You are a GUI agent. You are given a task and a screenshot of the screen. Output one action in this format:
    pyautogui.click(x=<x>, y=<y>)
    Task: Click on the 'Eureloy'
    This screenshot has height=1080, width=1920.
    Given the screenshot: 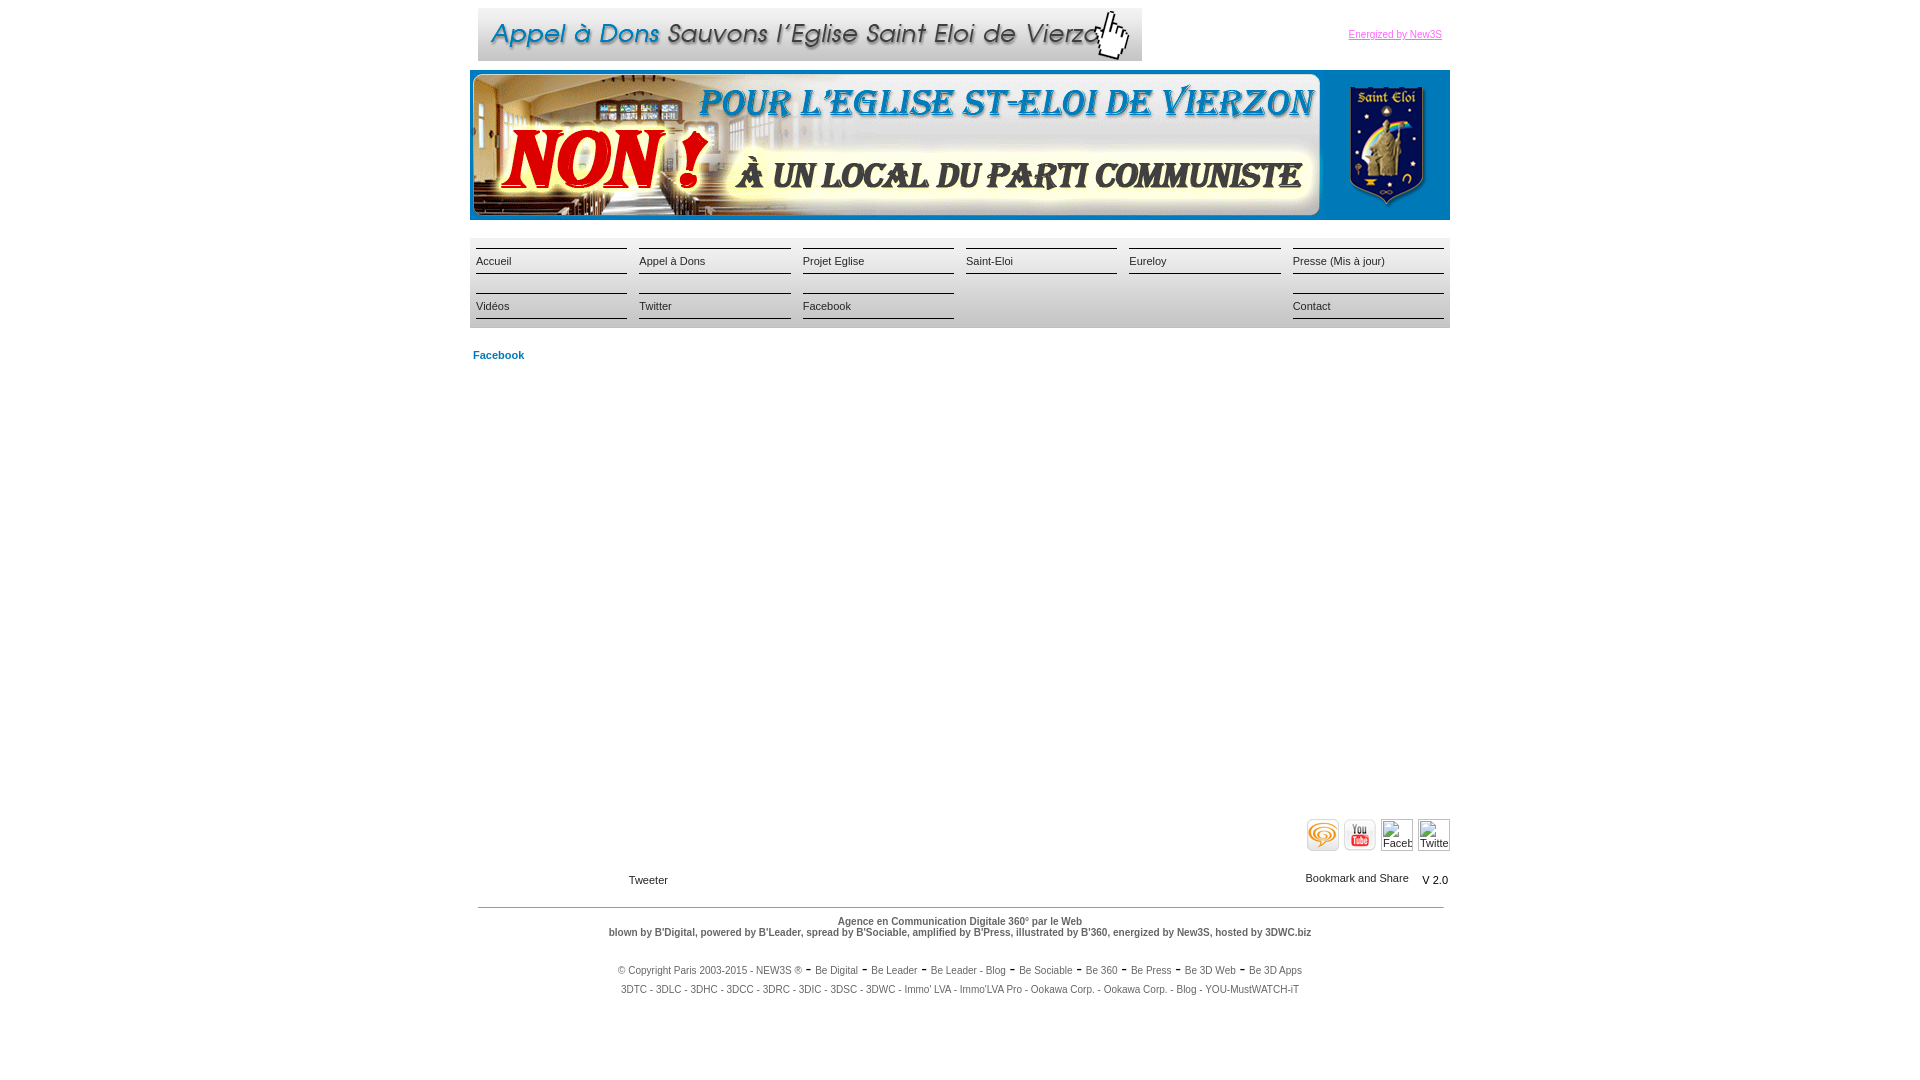 What is the action you would take?
    pyautogui.click(x=1147, y=258)
    